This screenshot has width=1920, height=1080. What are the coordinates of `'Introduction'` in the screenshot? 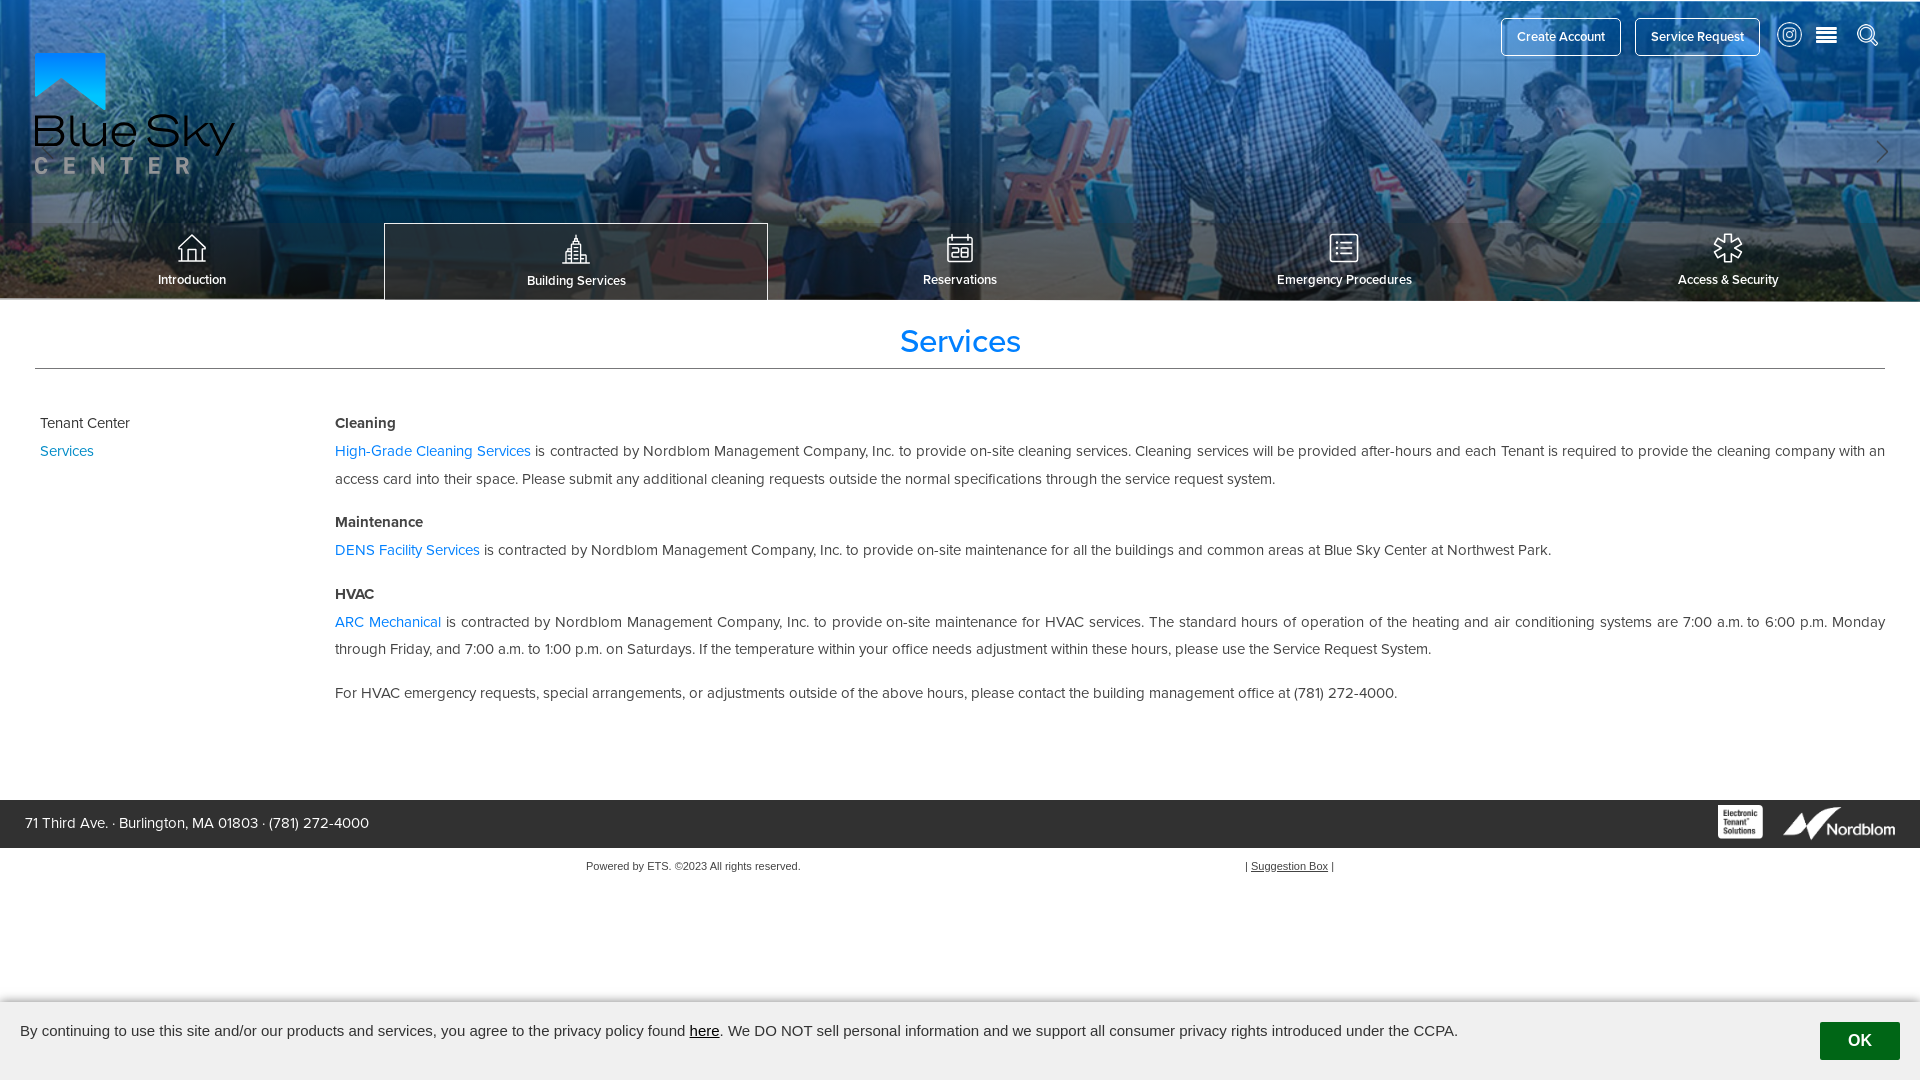 It's located at (192, 260).